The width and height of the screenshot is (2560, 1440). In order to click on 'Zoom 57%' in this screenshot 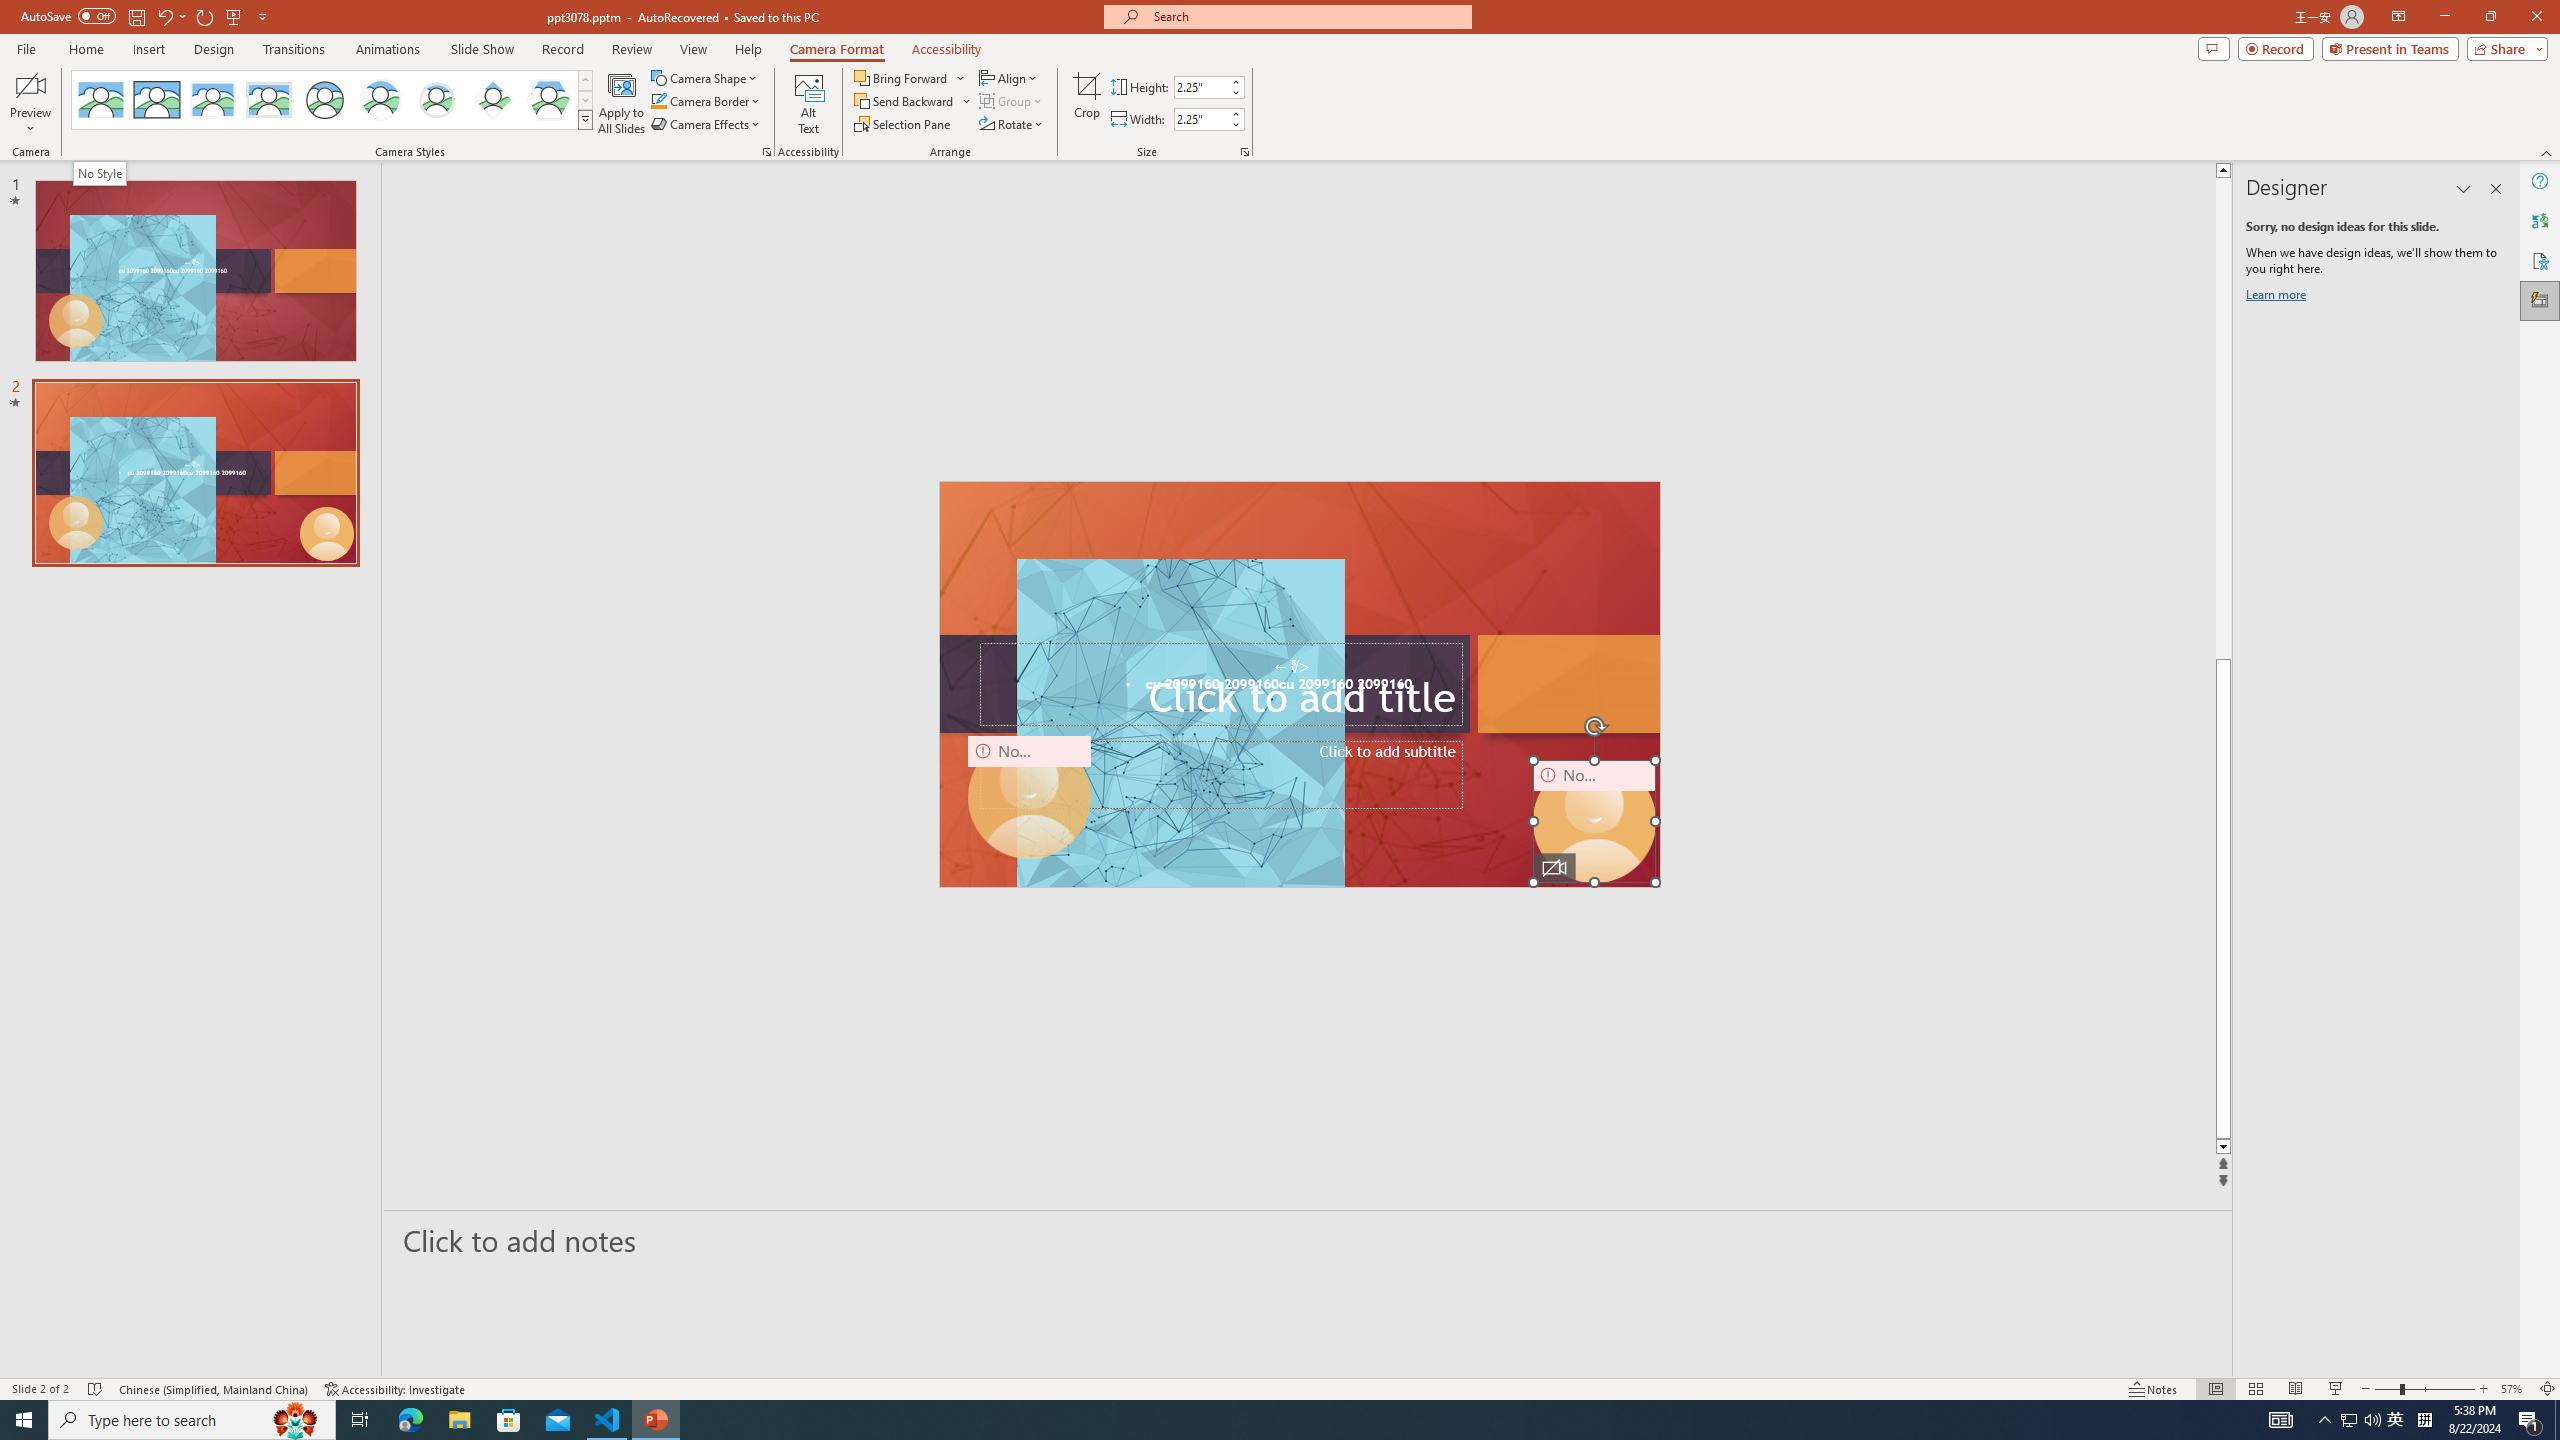, I will do `click(2515, 1389)`.